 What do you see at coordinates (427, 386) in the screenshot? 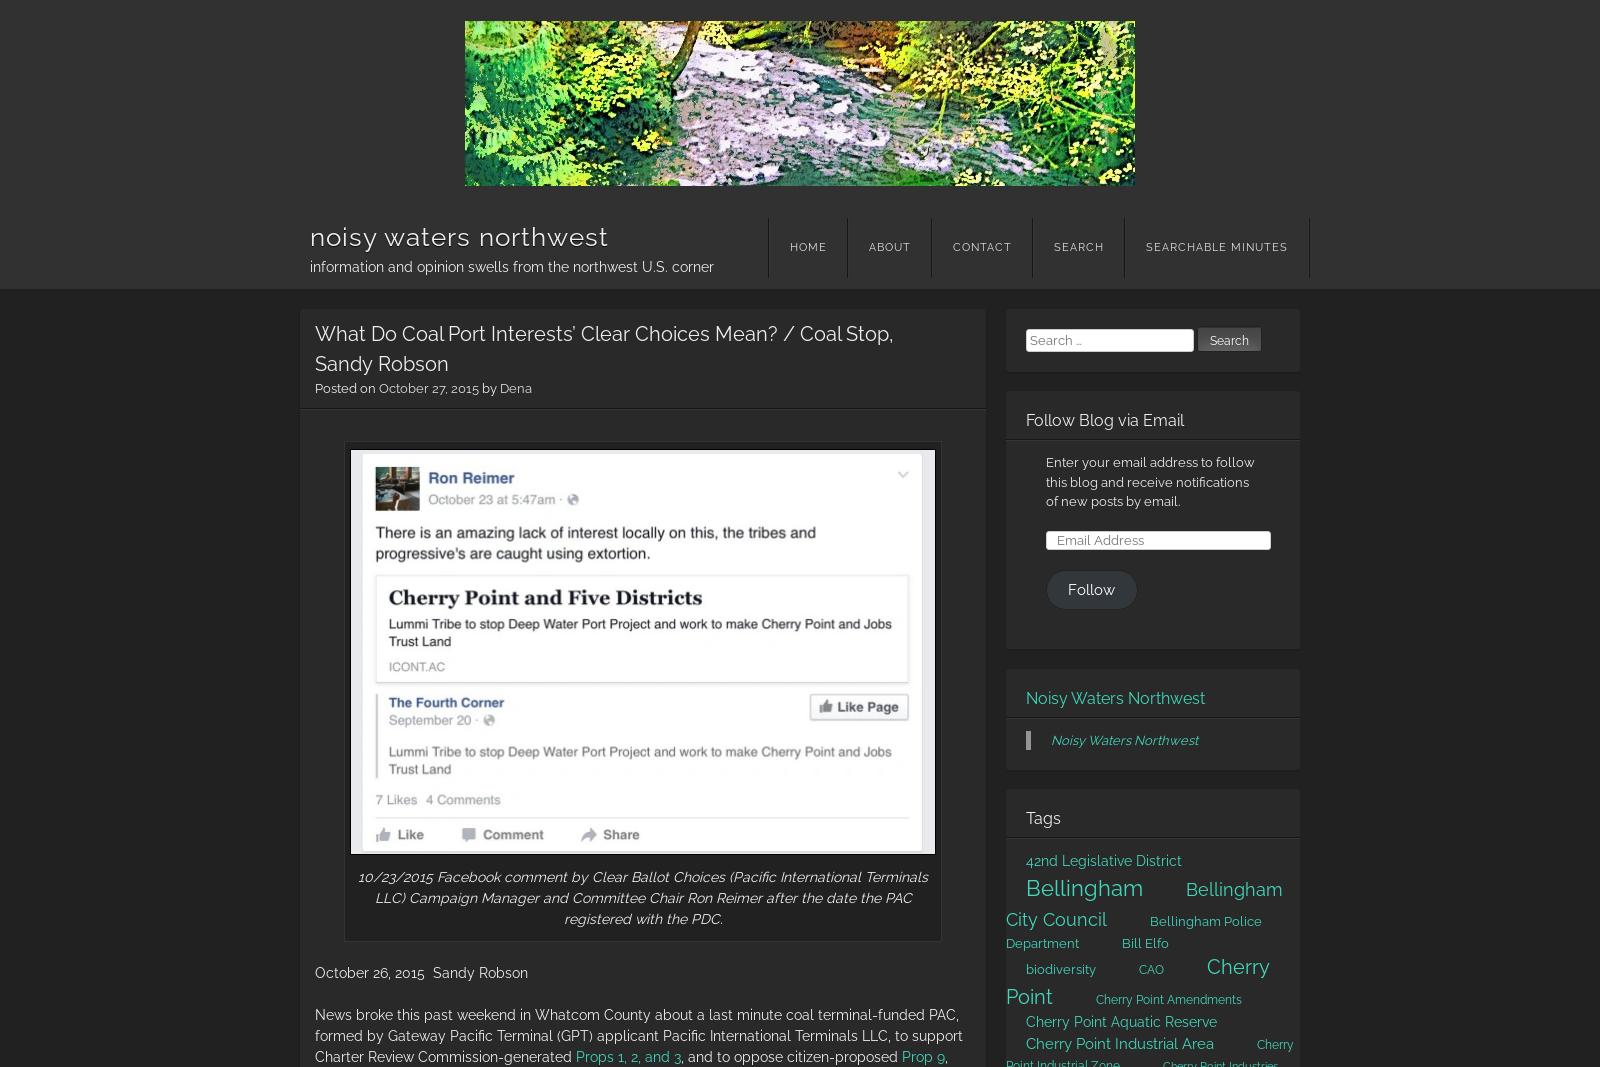
I see `'October 27, 2015'` at bounding box center [427, 386].